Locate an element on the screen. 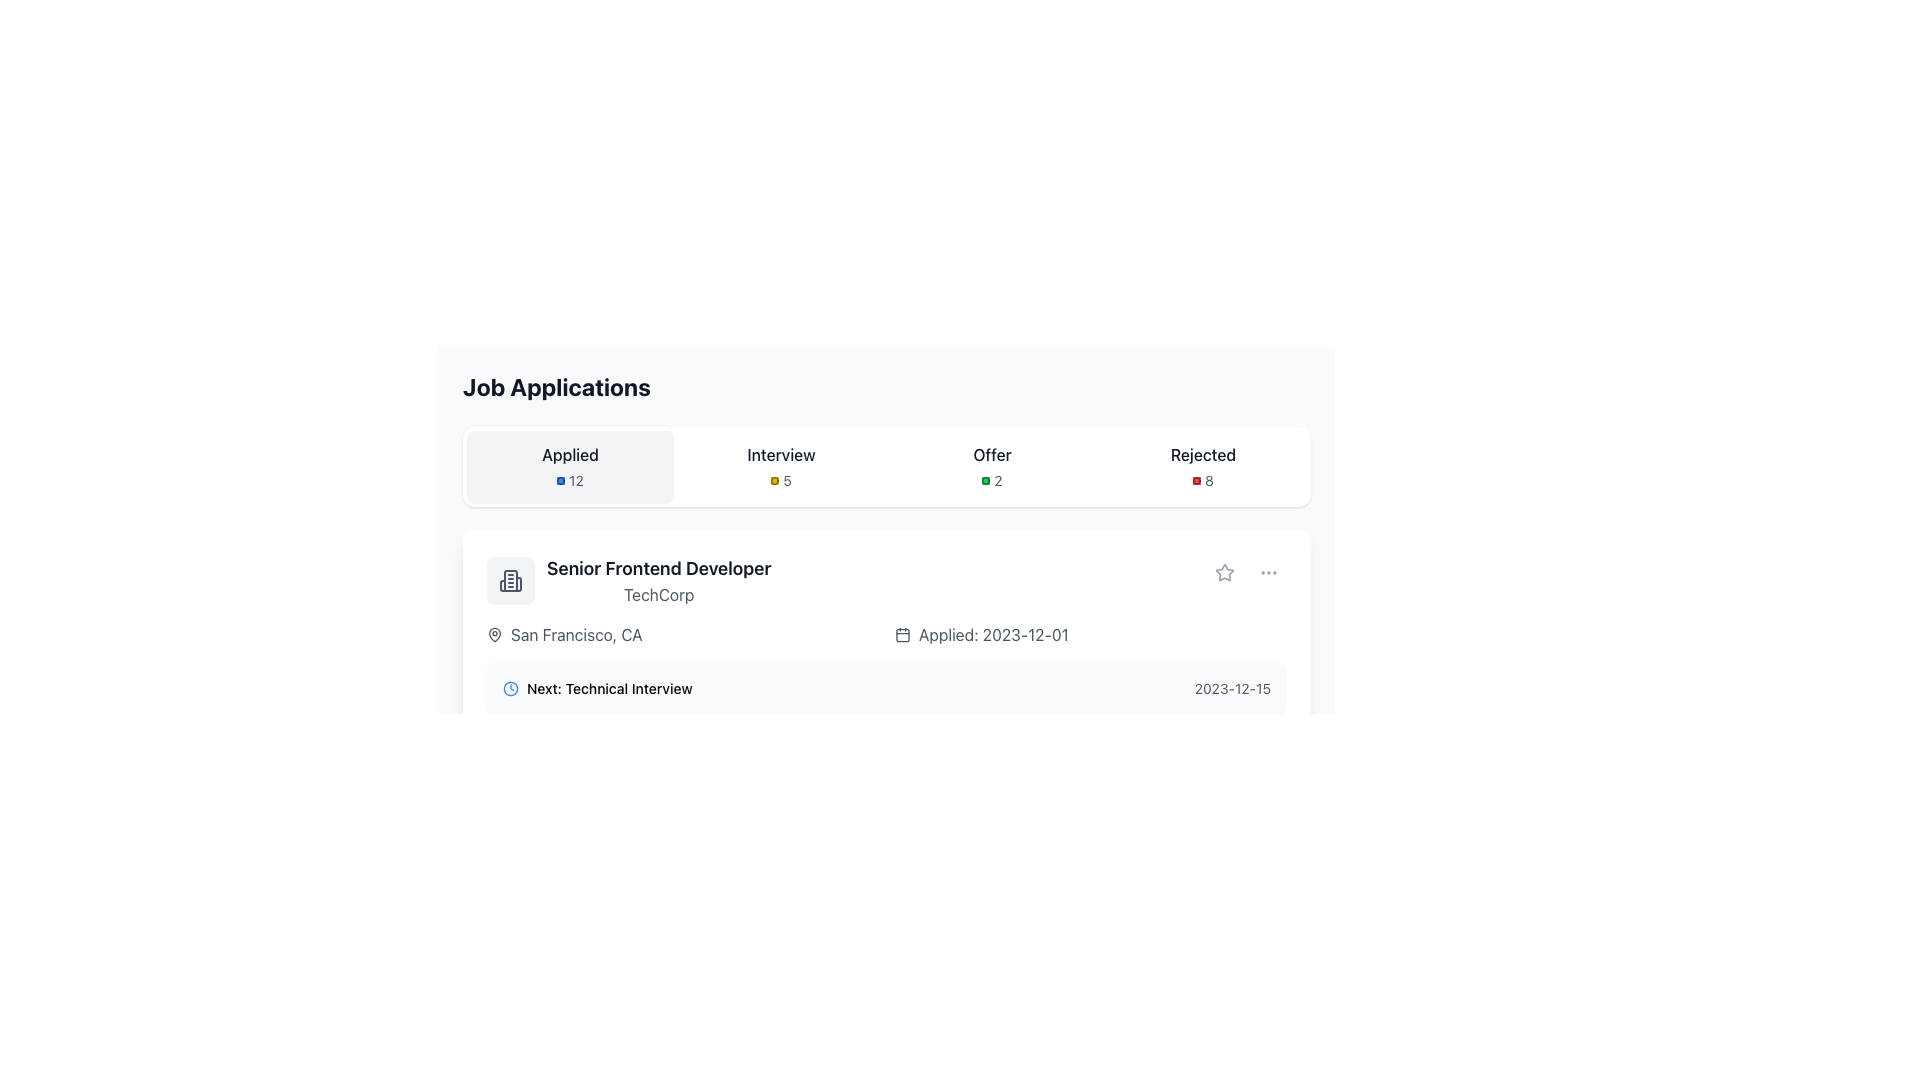 The height and width of the screenshot is (1080, 1920). the leading icon of the job application item cell that represents the job position is located at coordinates (510, 581).